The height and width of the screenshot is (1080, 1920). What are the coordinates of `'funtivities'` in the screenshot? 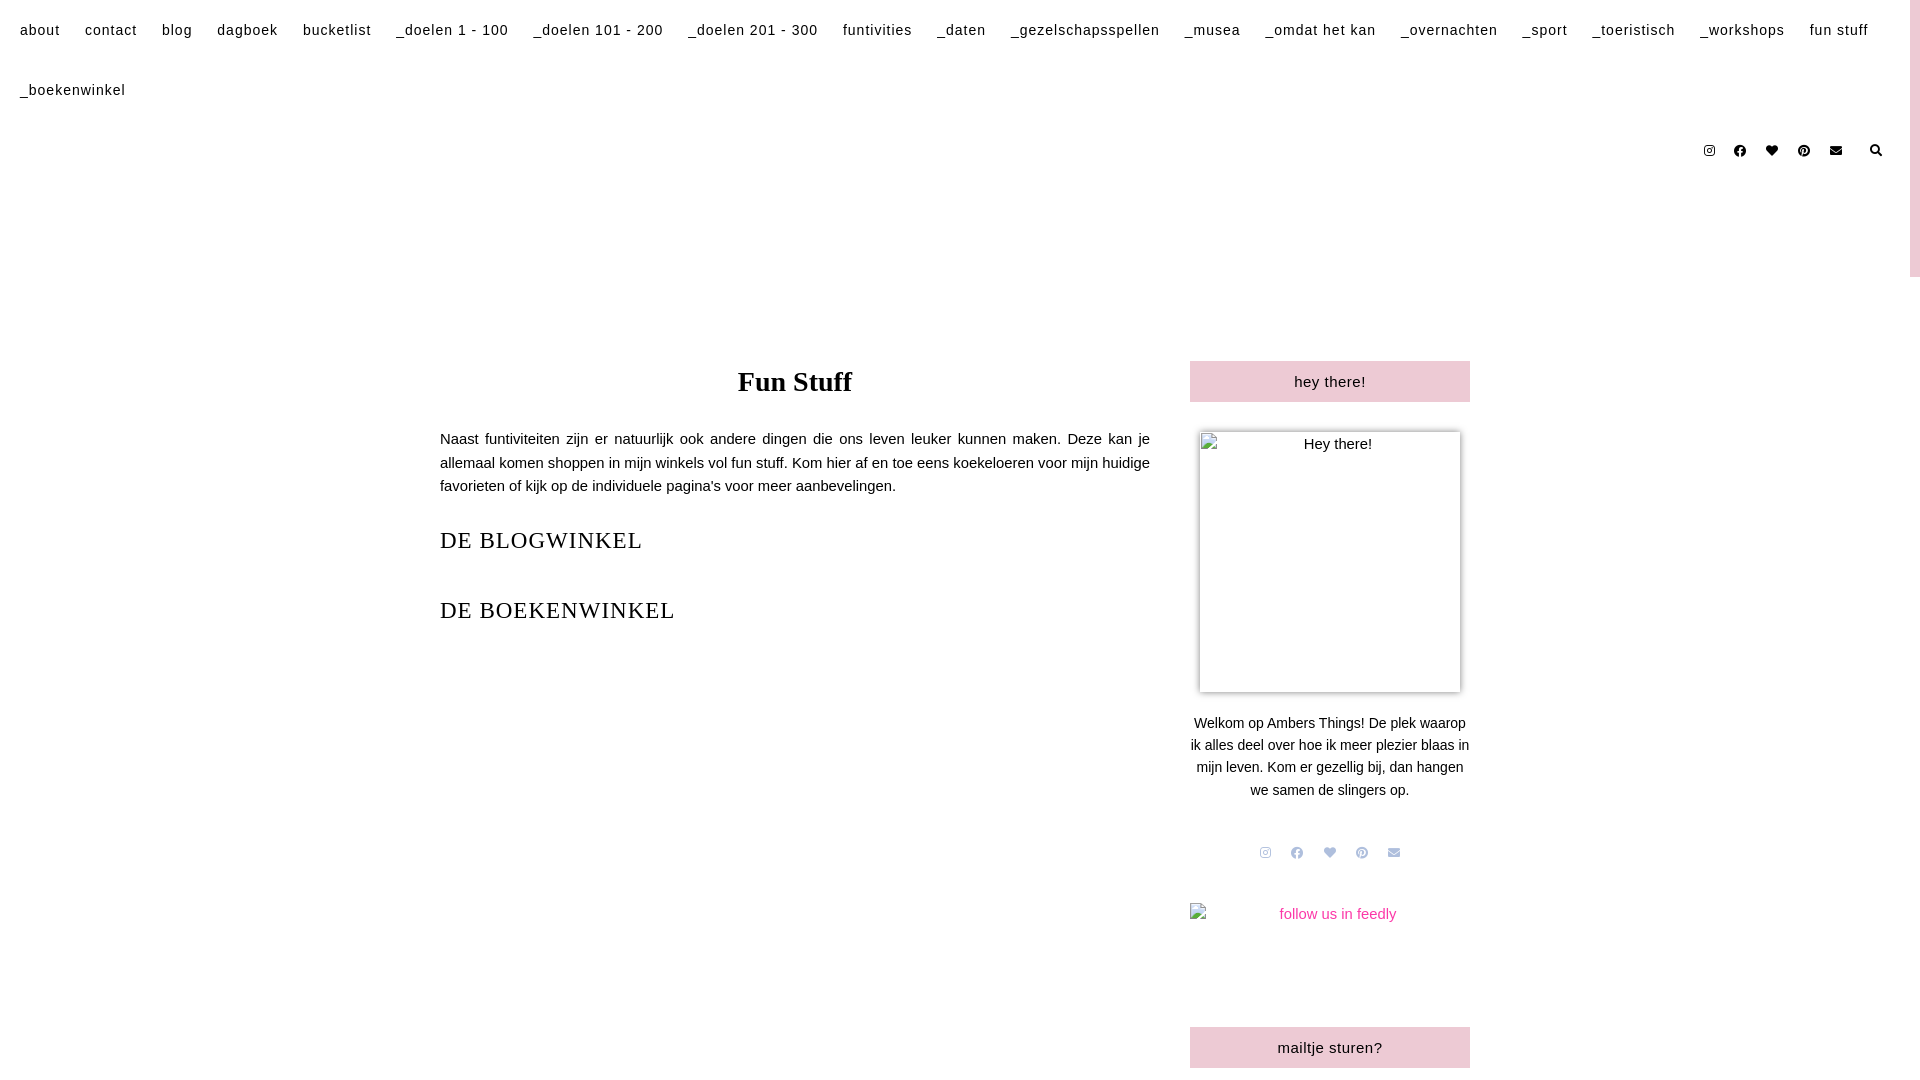 It's located at (843, 30).